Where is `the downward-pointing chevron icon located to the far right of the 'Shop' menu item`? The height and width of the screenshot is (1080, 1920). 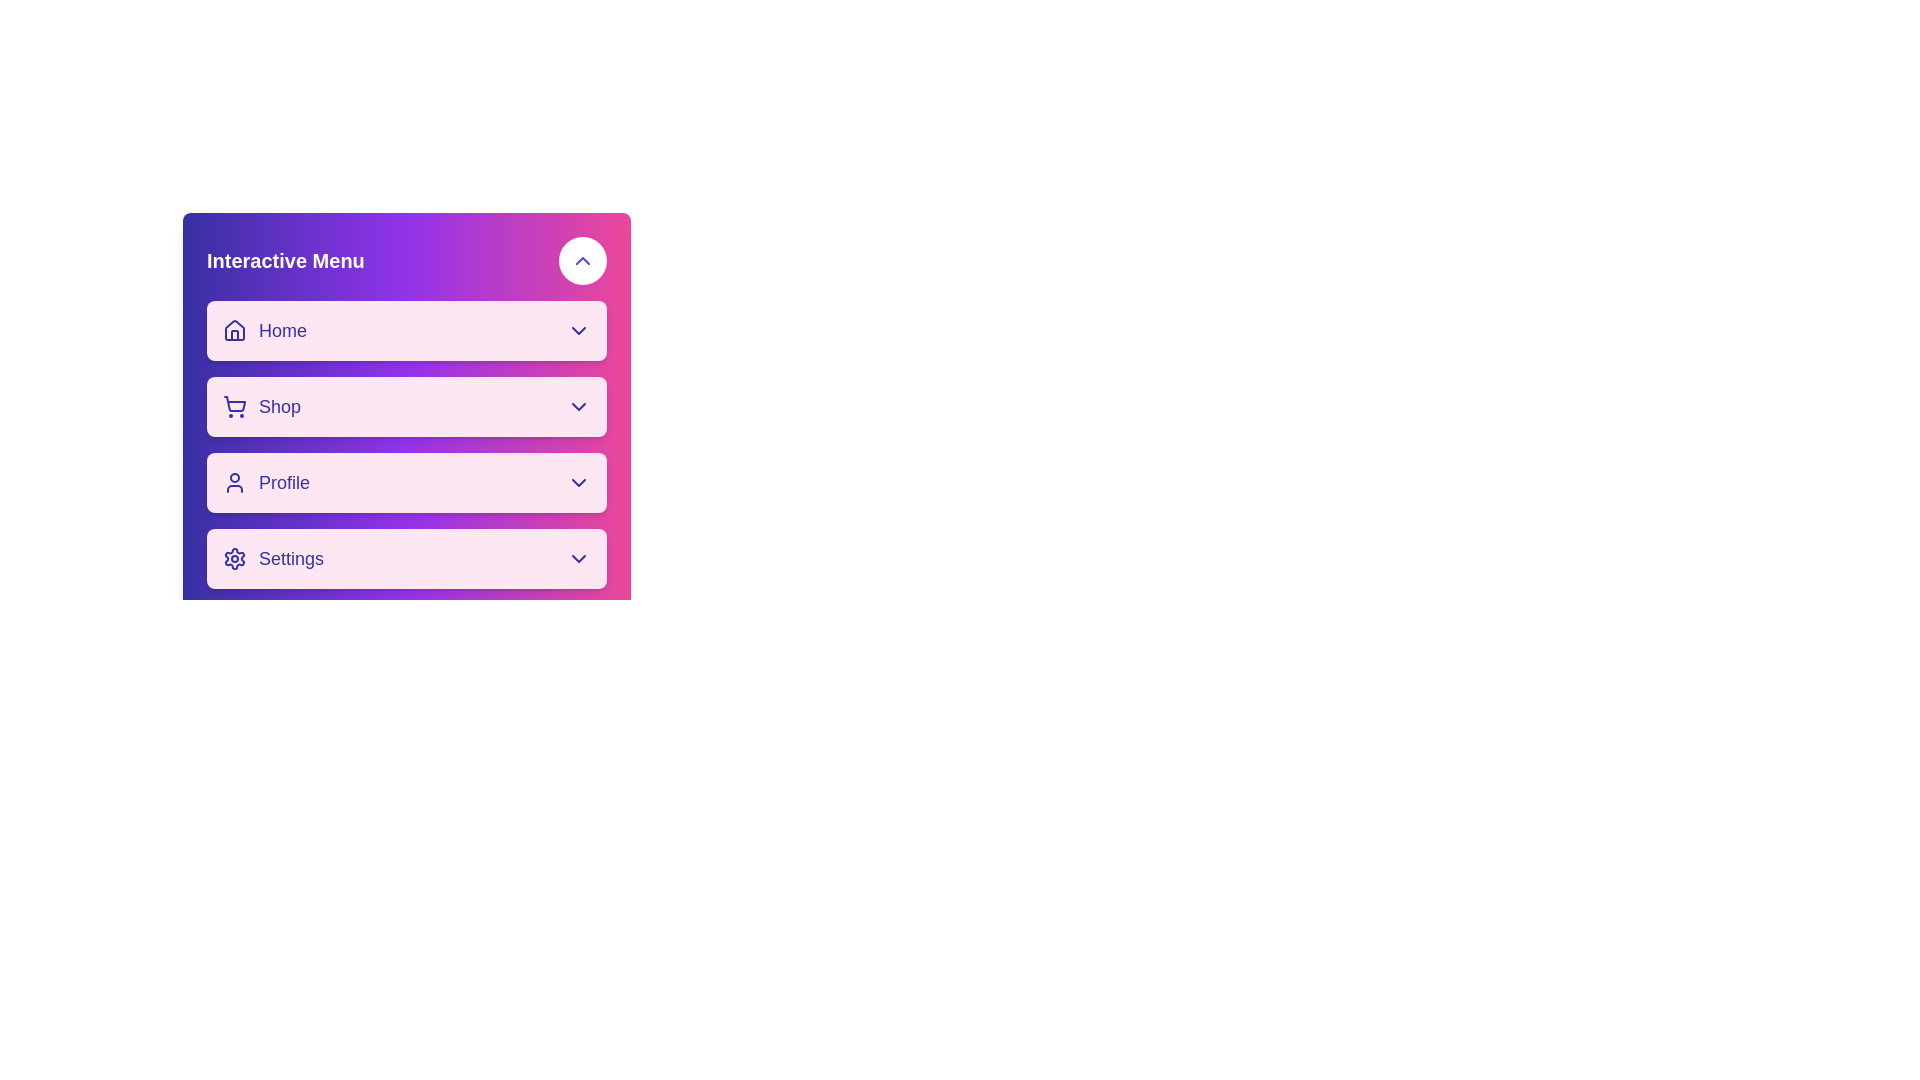 the downward-pointing chevron icon located to the far right of the 'Shop' menu item is located at coordinates (578, 406).